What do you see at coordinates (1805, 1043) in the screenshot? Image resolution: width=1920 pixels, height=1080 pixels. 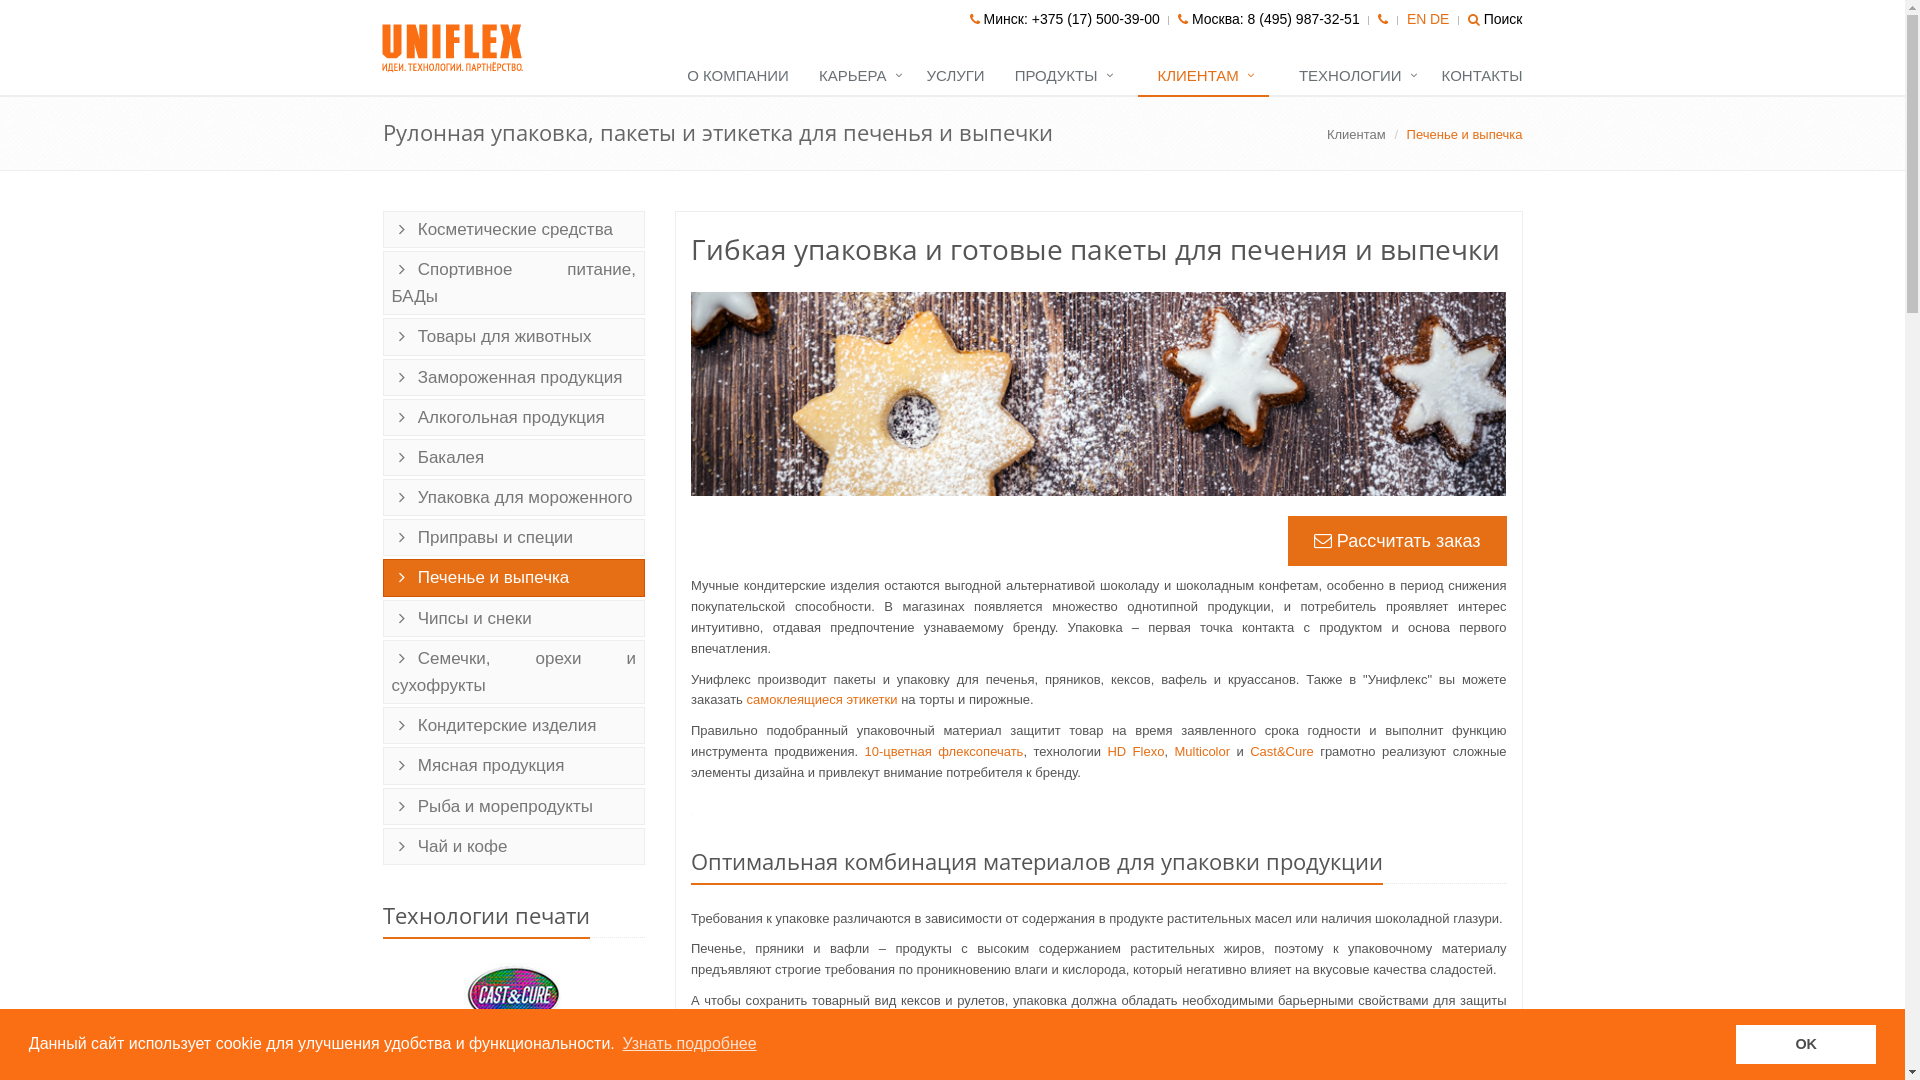 I see `'OK'` at bounding box center [1805, 1043].